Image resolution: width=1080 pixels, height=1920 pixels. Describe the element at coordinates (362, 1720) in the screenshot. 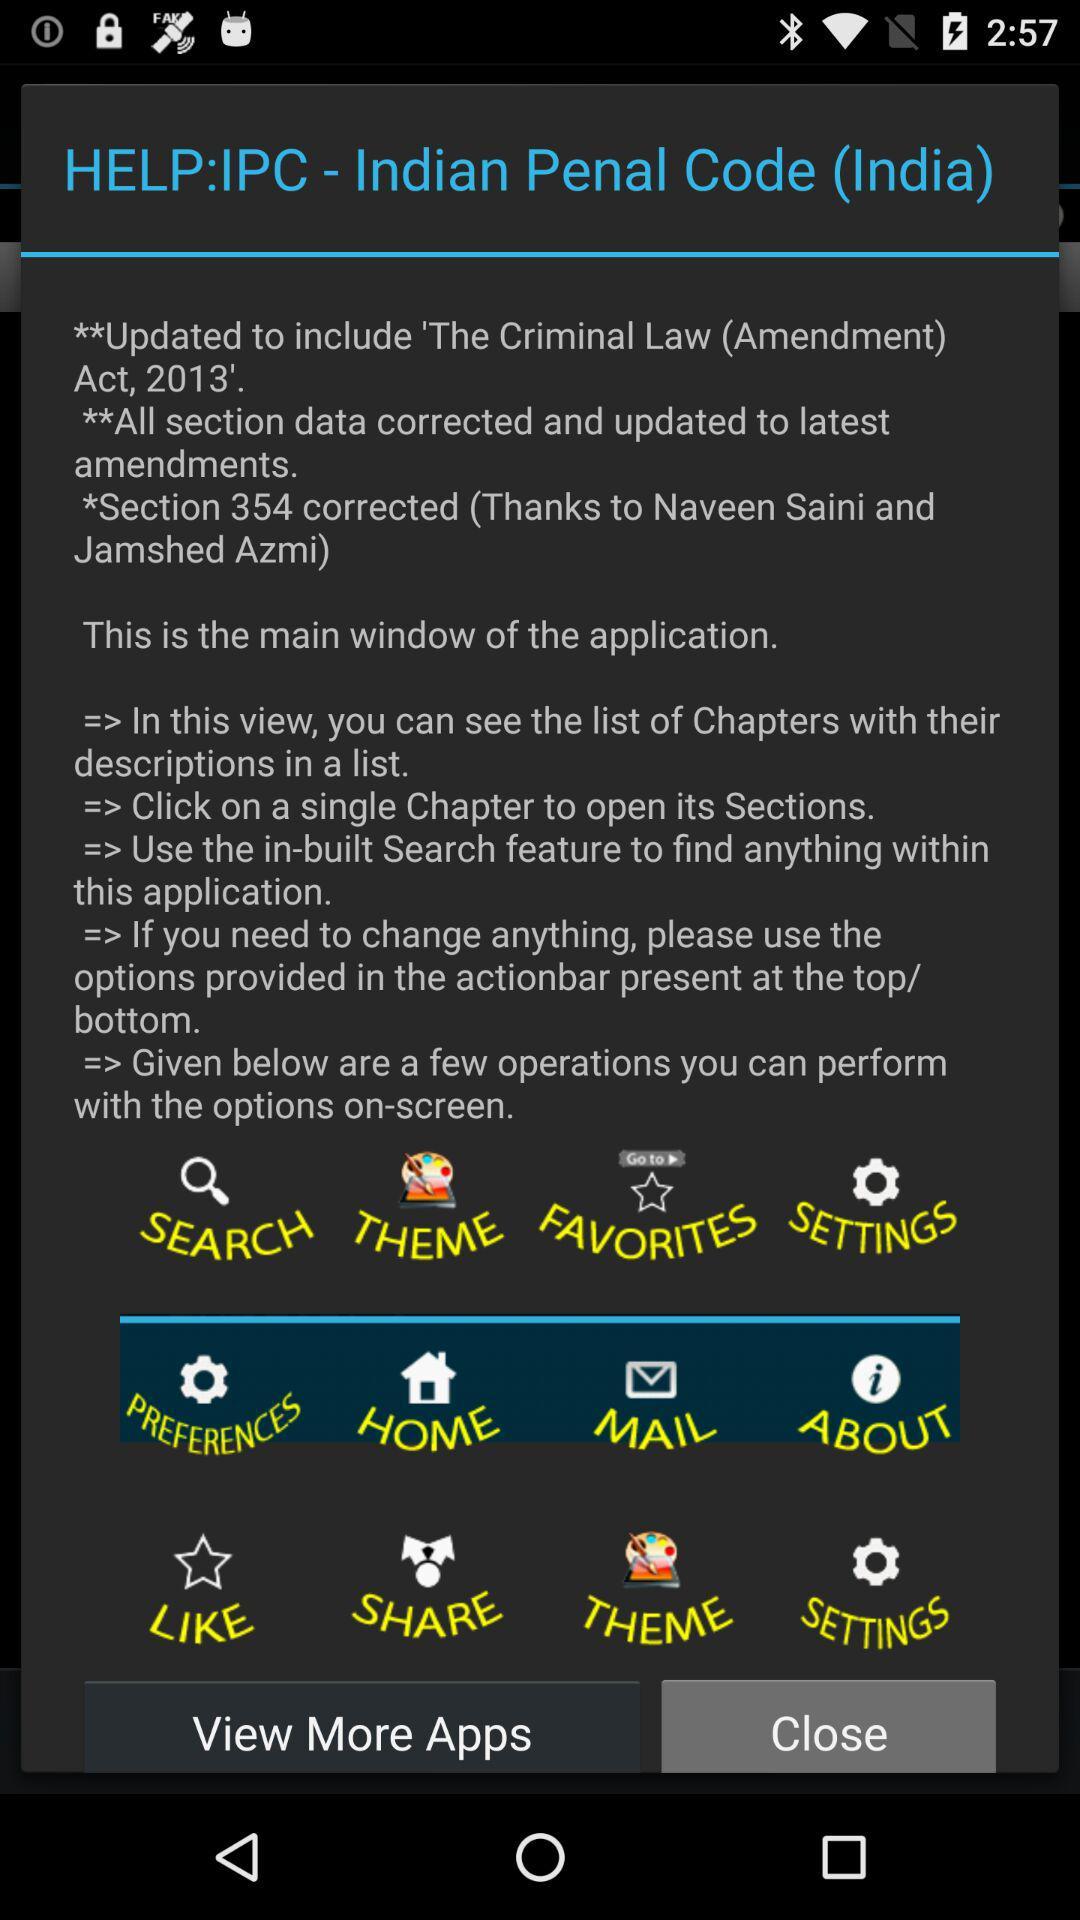

I see `the view more apps item` at that location.